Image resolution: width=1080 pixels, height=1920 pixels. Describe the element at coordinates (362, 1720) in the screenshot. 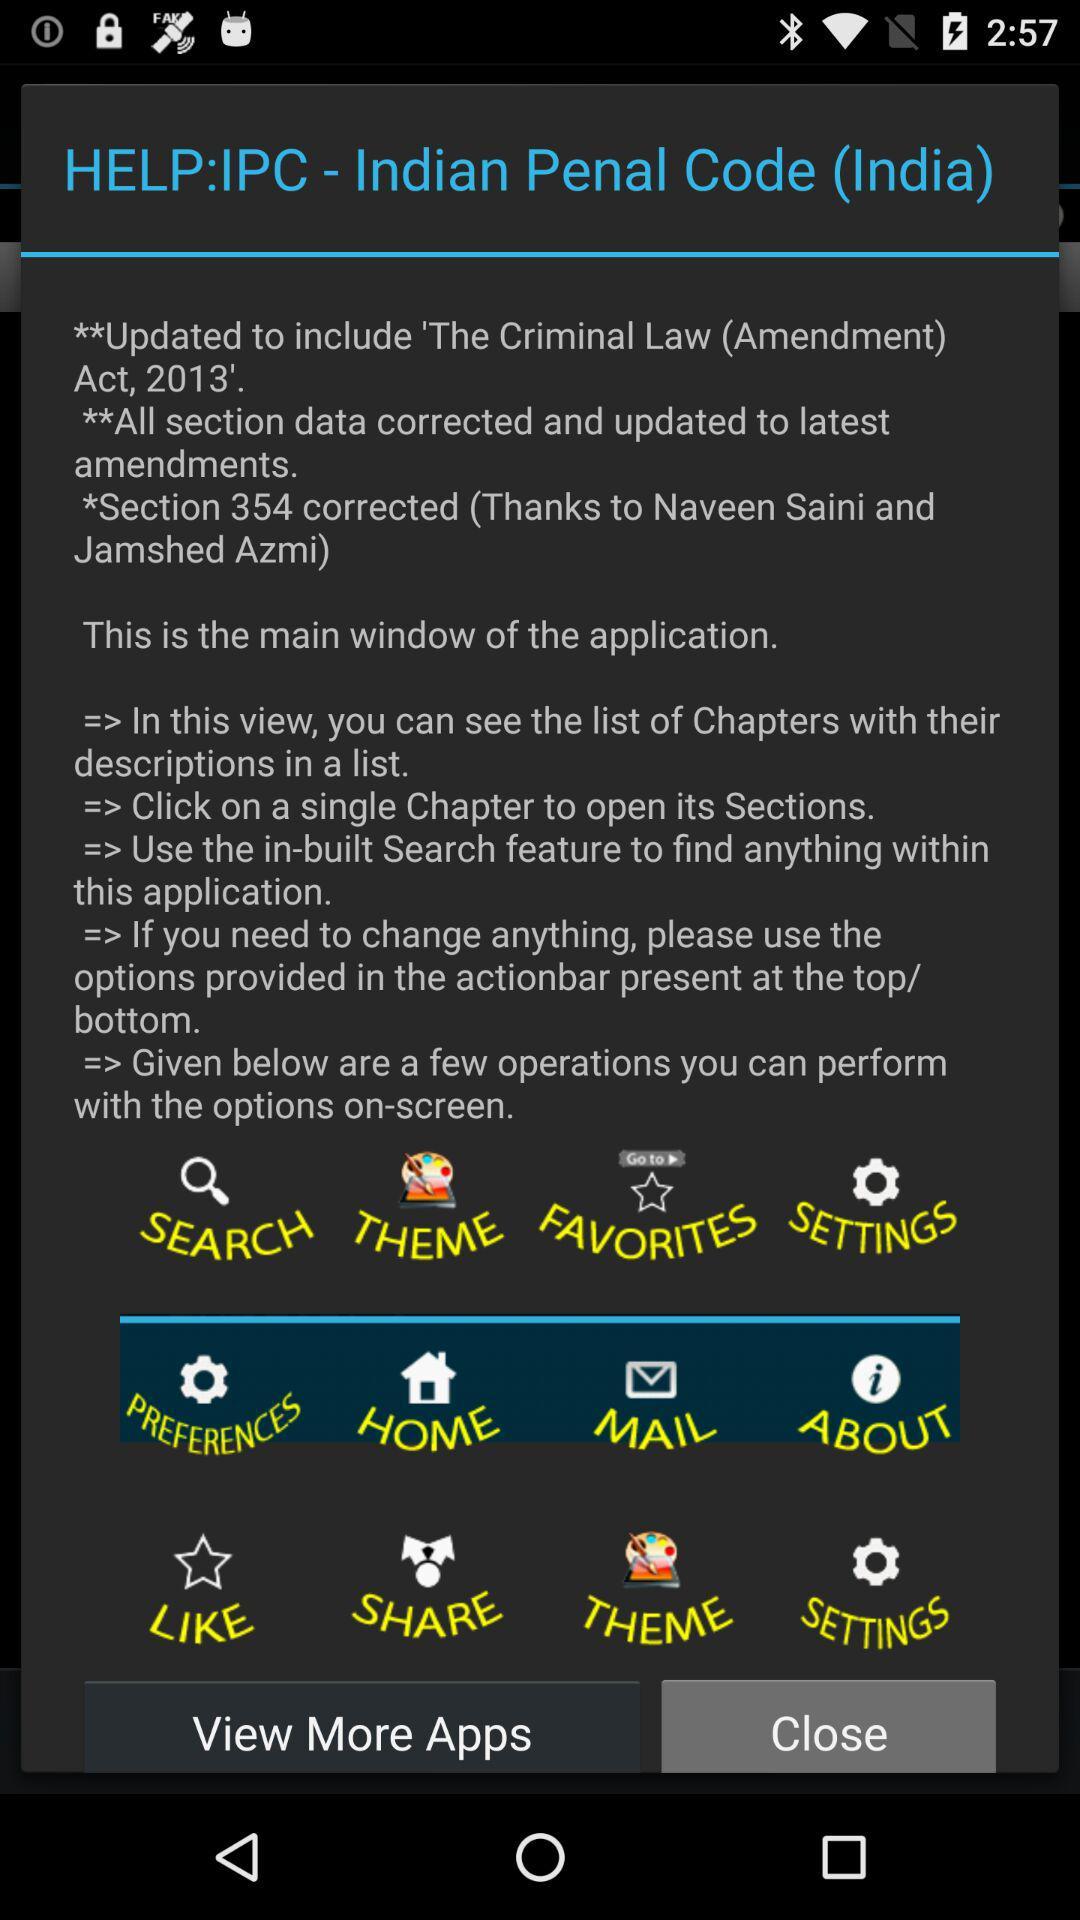

I see `the view more apps item` at that location.